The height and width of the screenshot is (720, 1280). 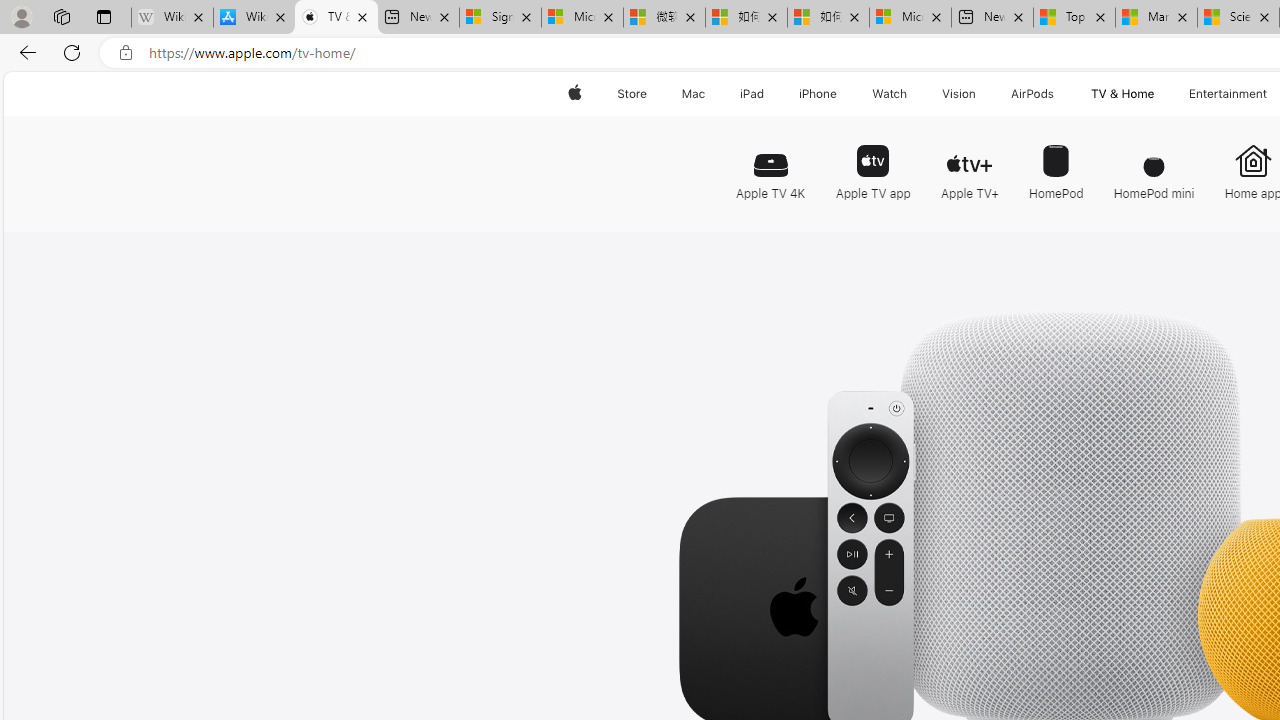 I want to click on 'Mac', so click(x=693, y=93).